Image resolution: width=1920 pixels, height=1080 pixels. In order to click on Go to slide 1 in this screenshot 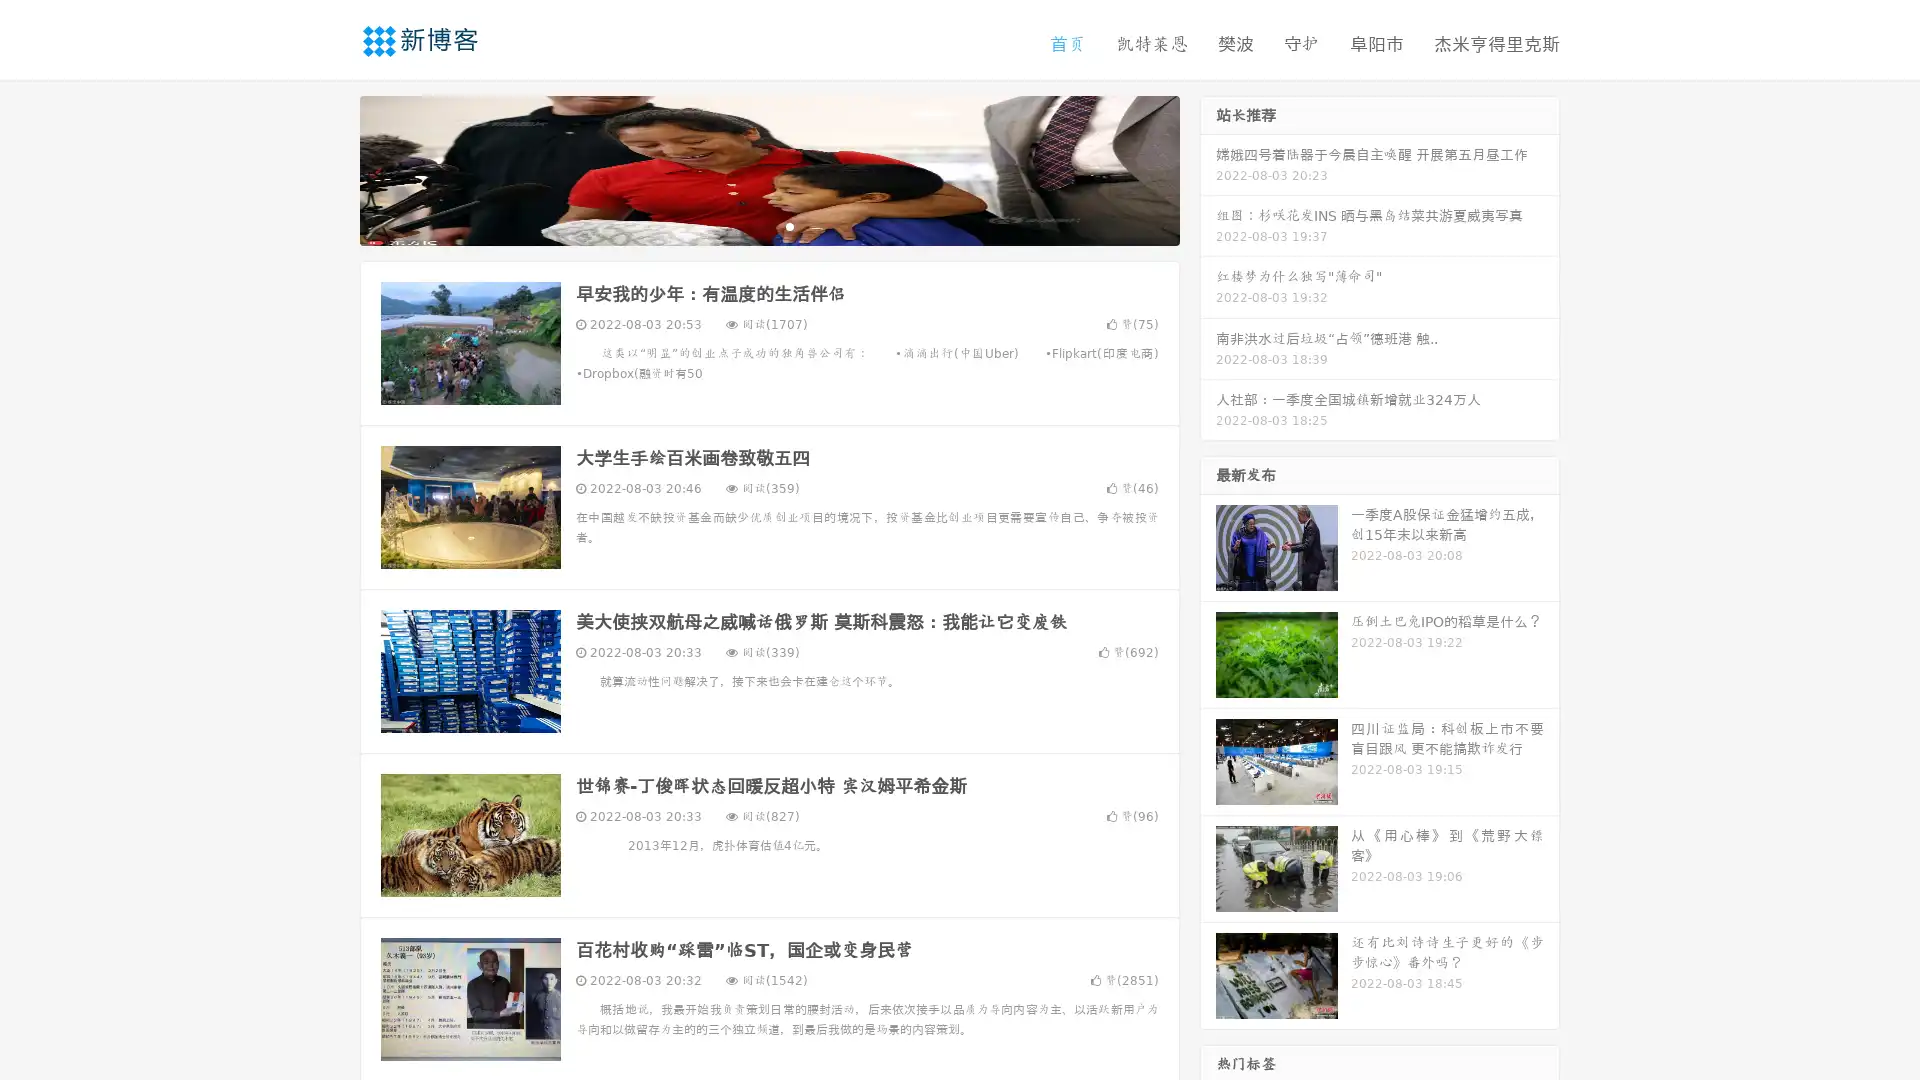, I will do `click(748, 225)`.